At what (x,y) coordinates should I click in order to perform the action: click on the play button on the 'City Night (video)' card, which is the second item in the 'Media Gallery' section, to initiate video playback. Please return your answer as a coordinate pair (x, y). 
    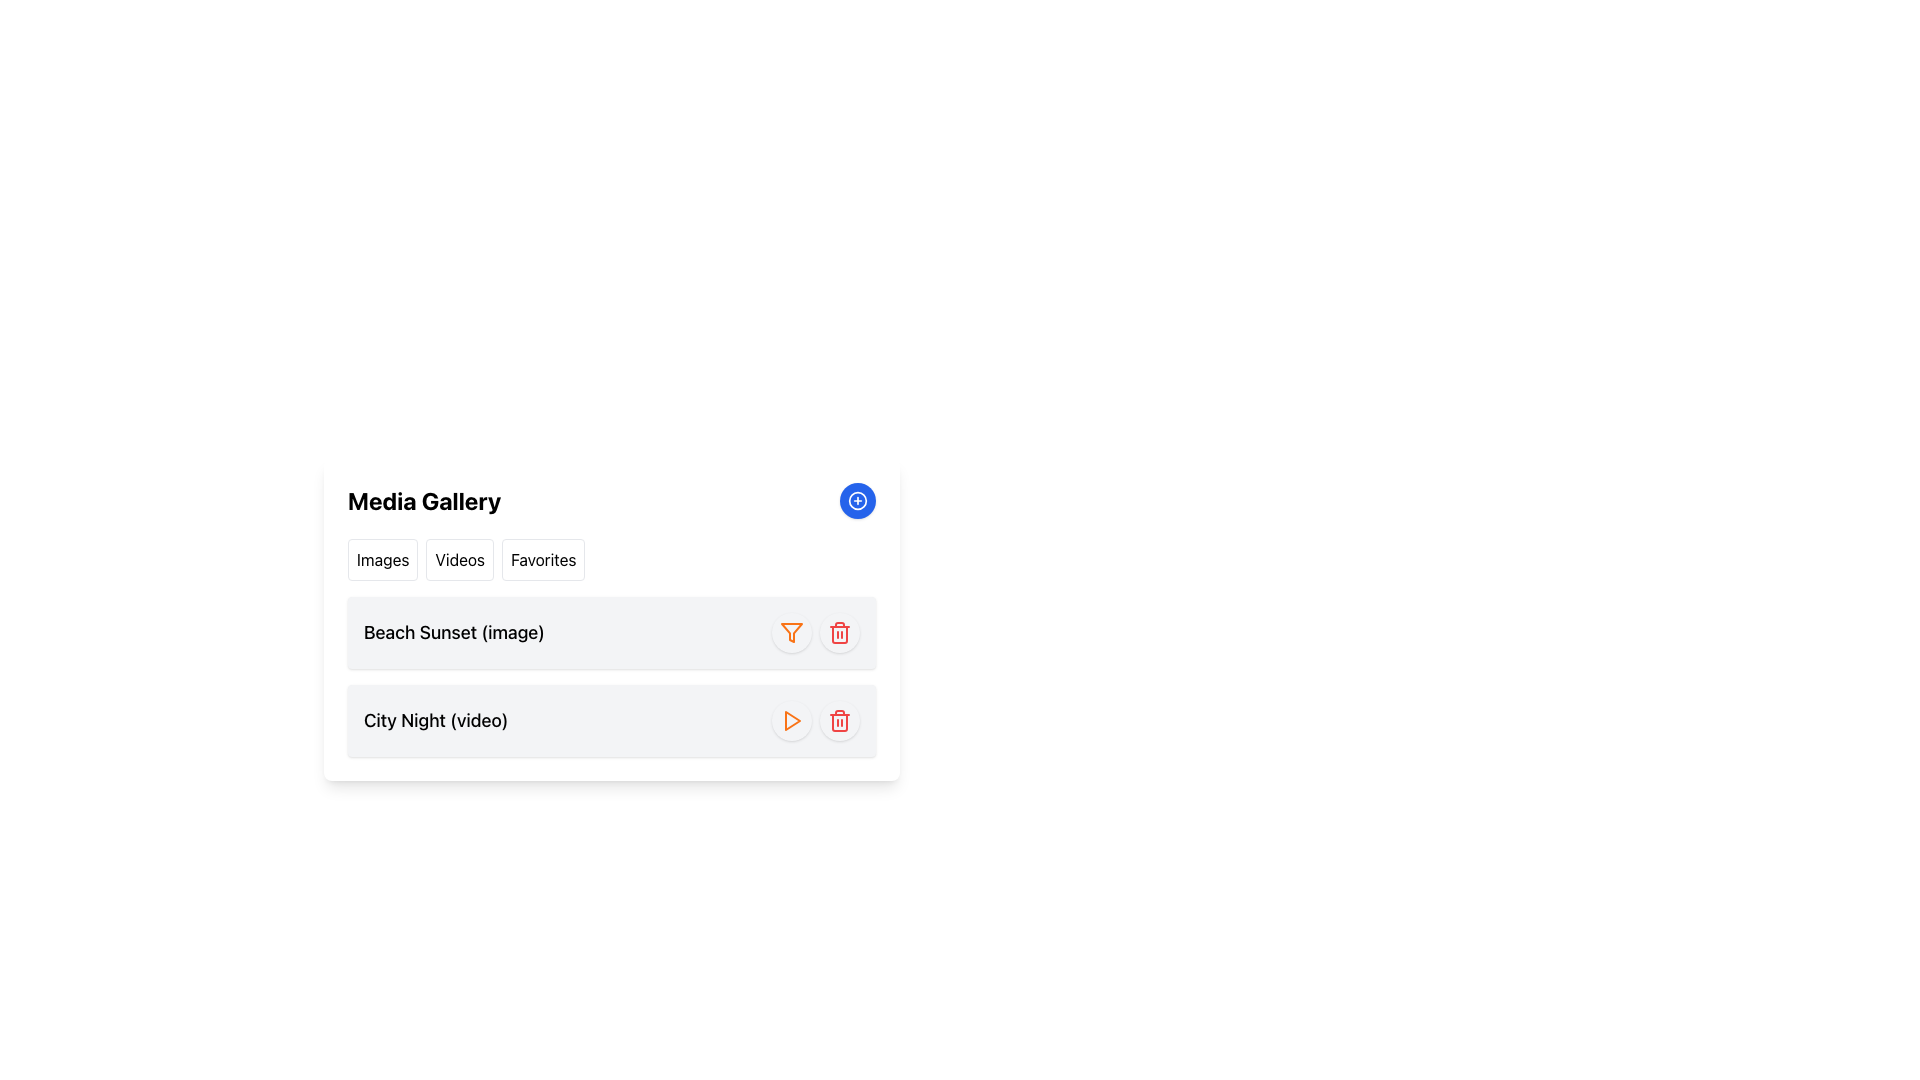
    Looking at the image, I should click on (610, 721).